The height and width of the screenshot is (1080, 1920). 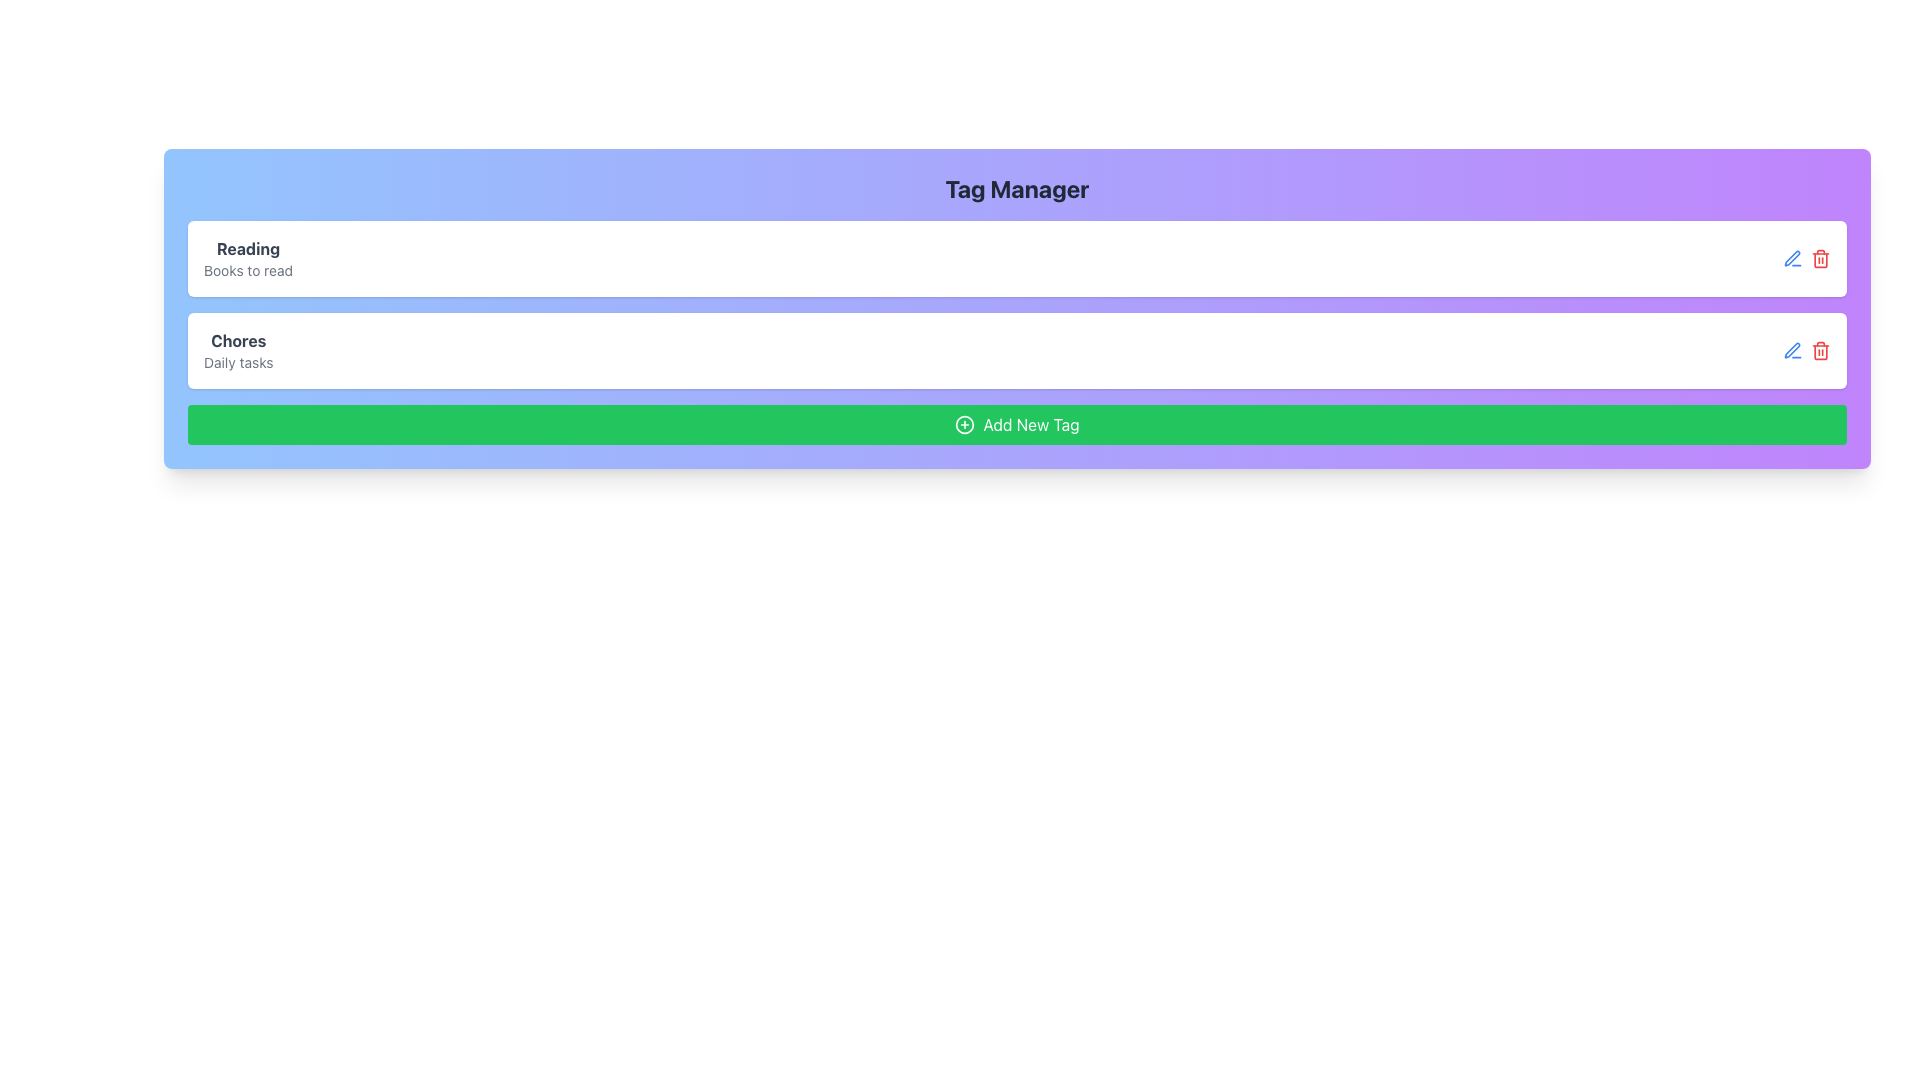 I want to click on the 'Chores' text block, which serves as a title and brief description in the vertical list, so click(x=238, y=350).